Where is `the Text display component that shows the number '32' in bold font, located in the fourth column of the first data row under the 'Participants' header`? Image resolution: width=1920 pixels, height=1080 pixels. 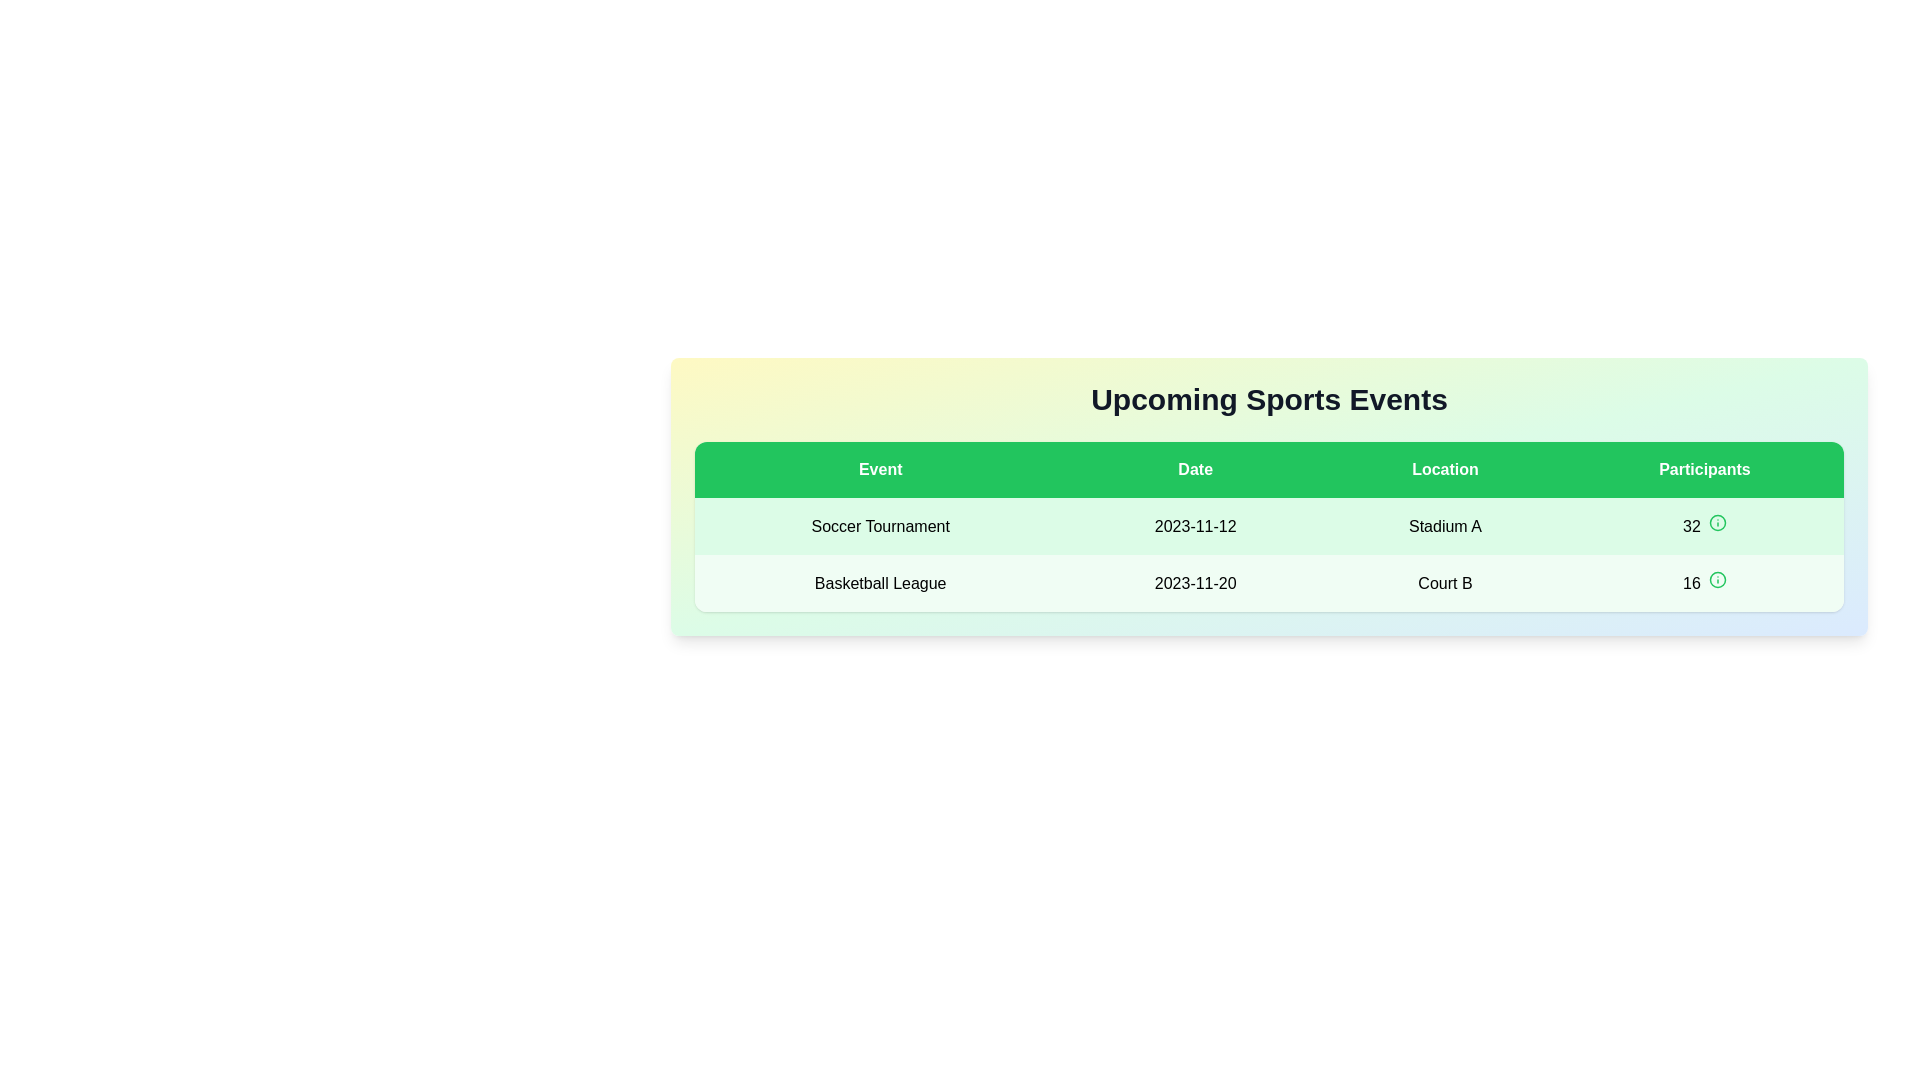 the Text display component that shows the number '32' in bold font, located in the fourth column of the first data row under the 'Participants' header is located at coordinates (1703, 525).